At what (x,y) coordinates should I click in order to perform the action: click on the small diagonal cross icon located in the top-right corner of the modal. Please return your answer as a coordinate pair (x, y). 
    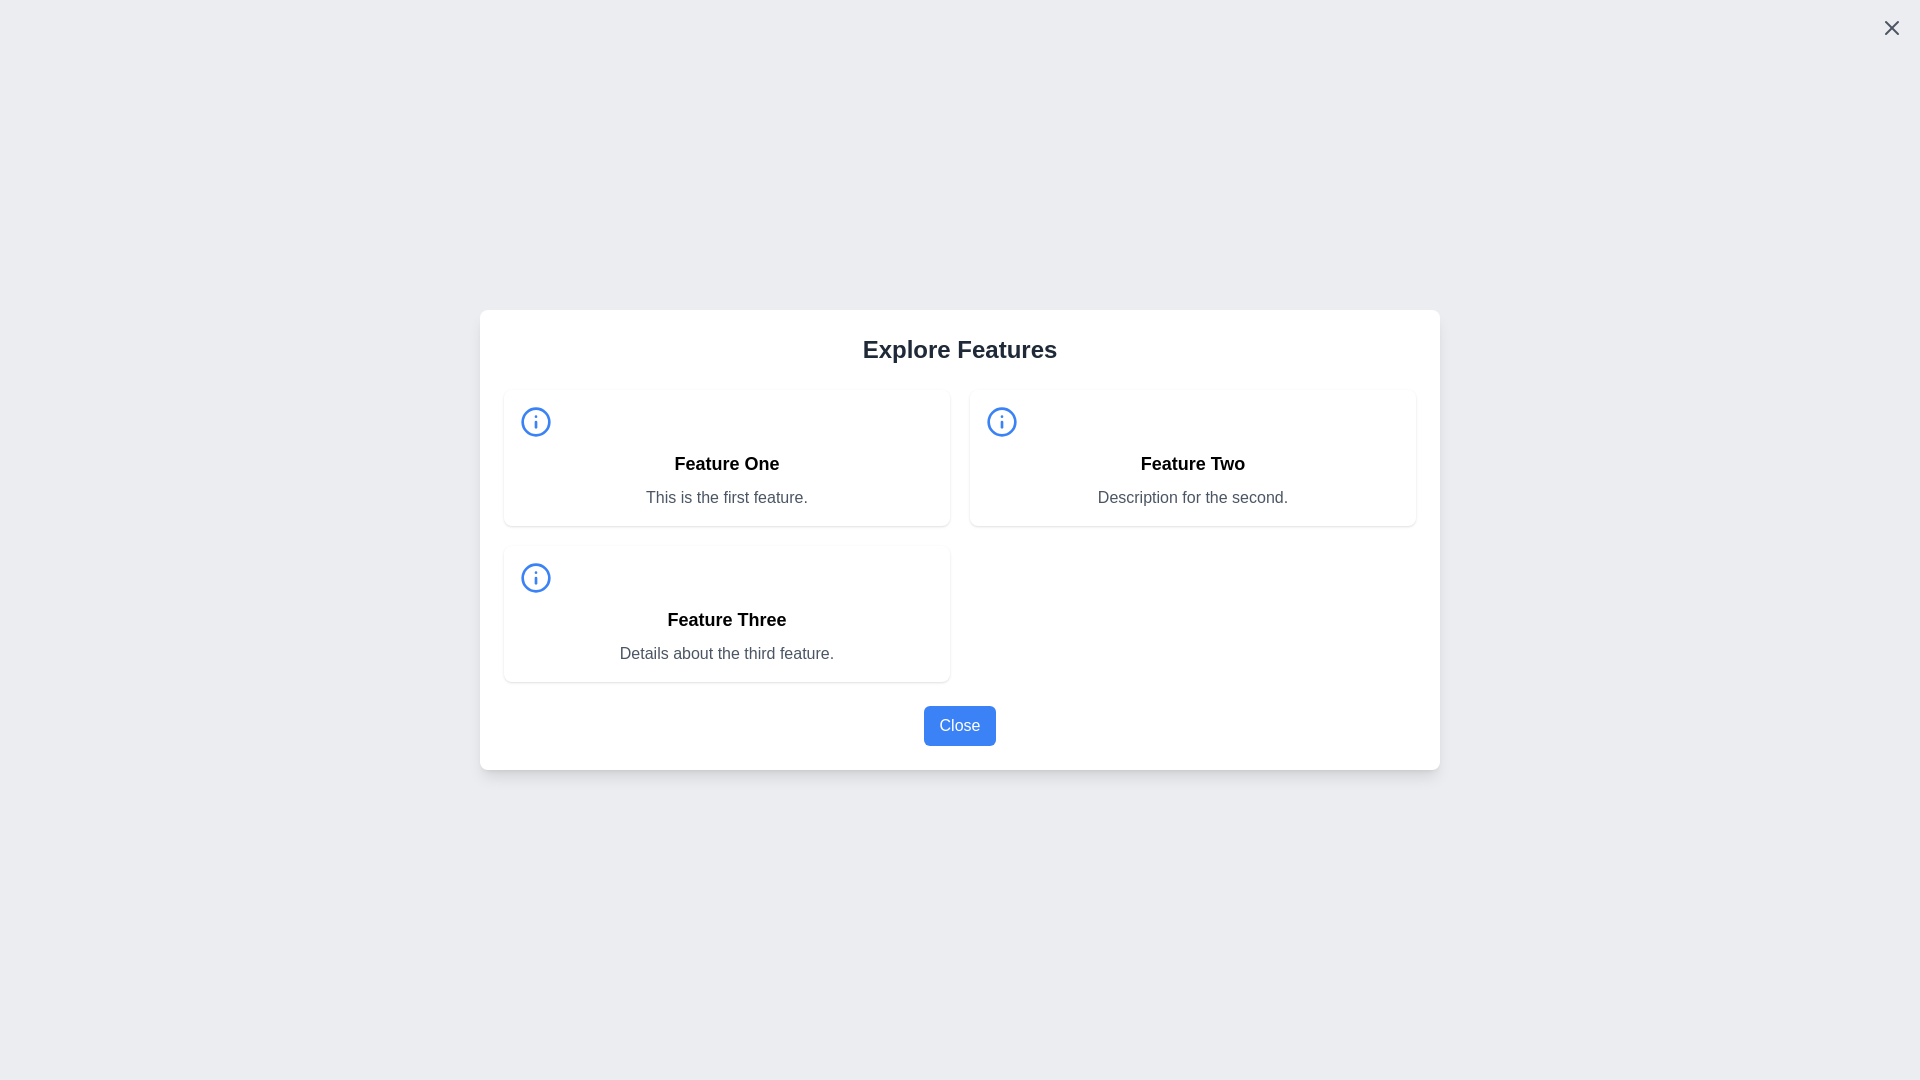
    Looking at the image, I should click on (1890, 27).